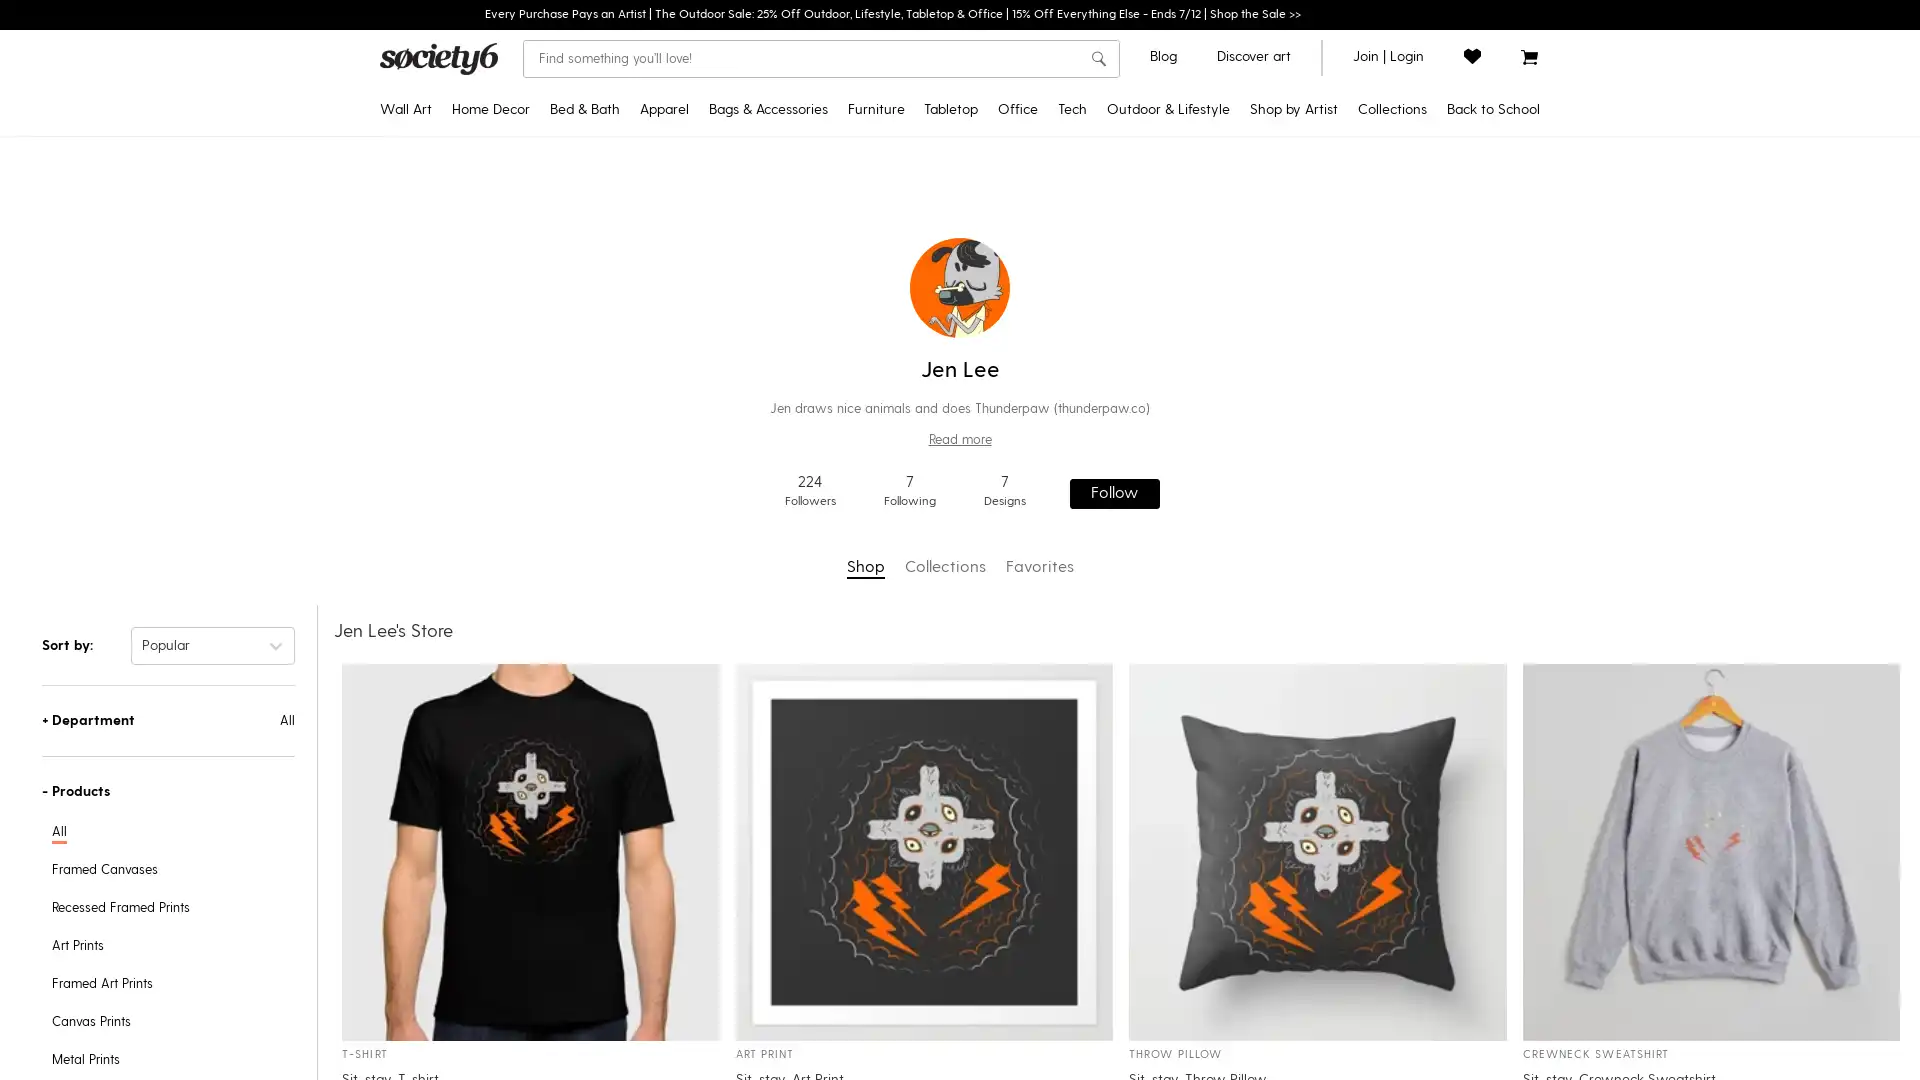 The image size is (1920, 1080). Describe the element at coordinates (781, 192) in the screenshot. I see `Carry-All Pouches` at that location.